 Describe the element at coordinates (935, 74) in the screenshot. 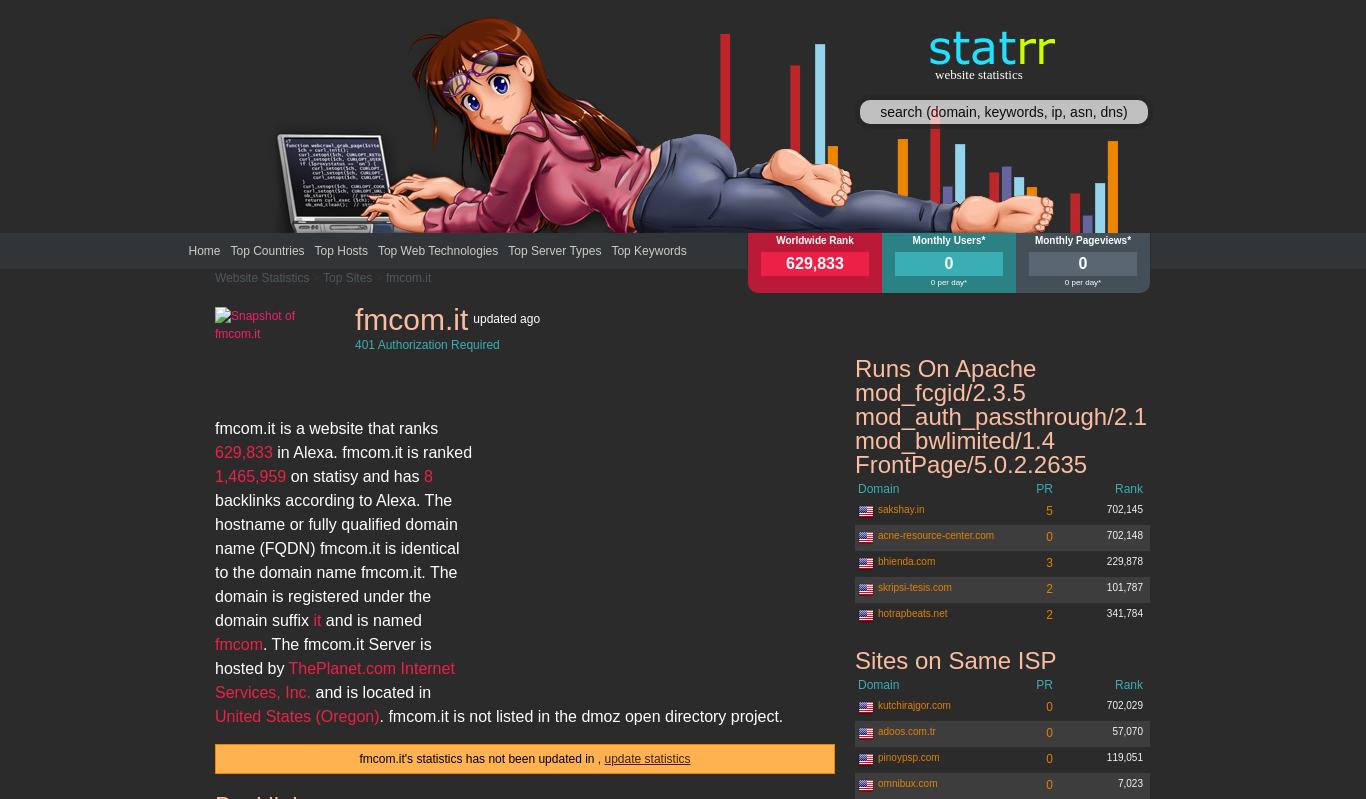

I see `'website statistics'` at that location.